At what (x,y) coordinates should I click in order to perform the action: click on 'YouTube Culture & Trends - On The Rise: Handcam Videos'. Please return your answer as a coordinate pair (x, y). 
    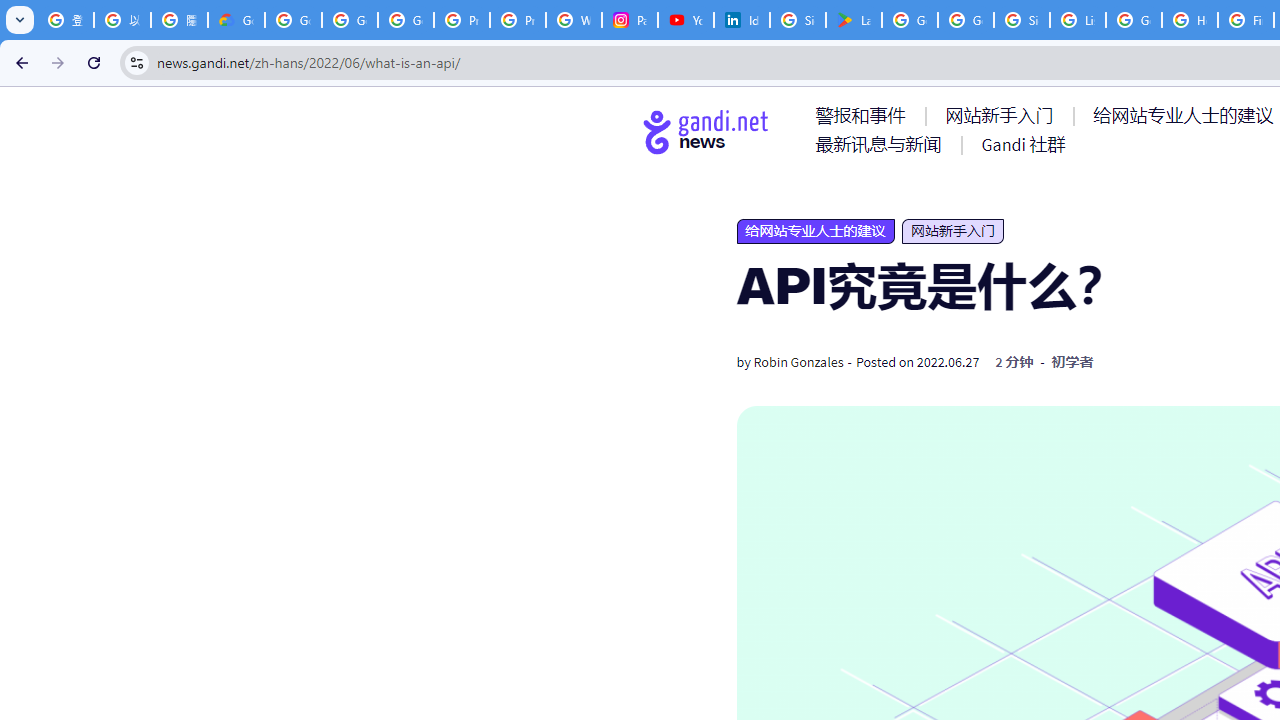
    Looking at the image, I should click on (686, 20).